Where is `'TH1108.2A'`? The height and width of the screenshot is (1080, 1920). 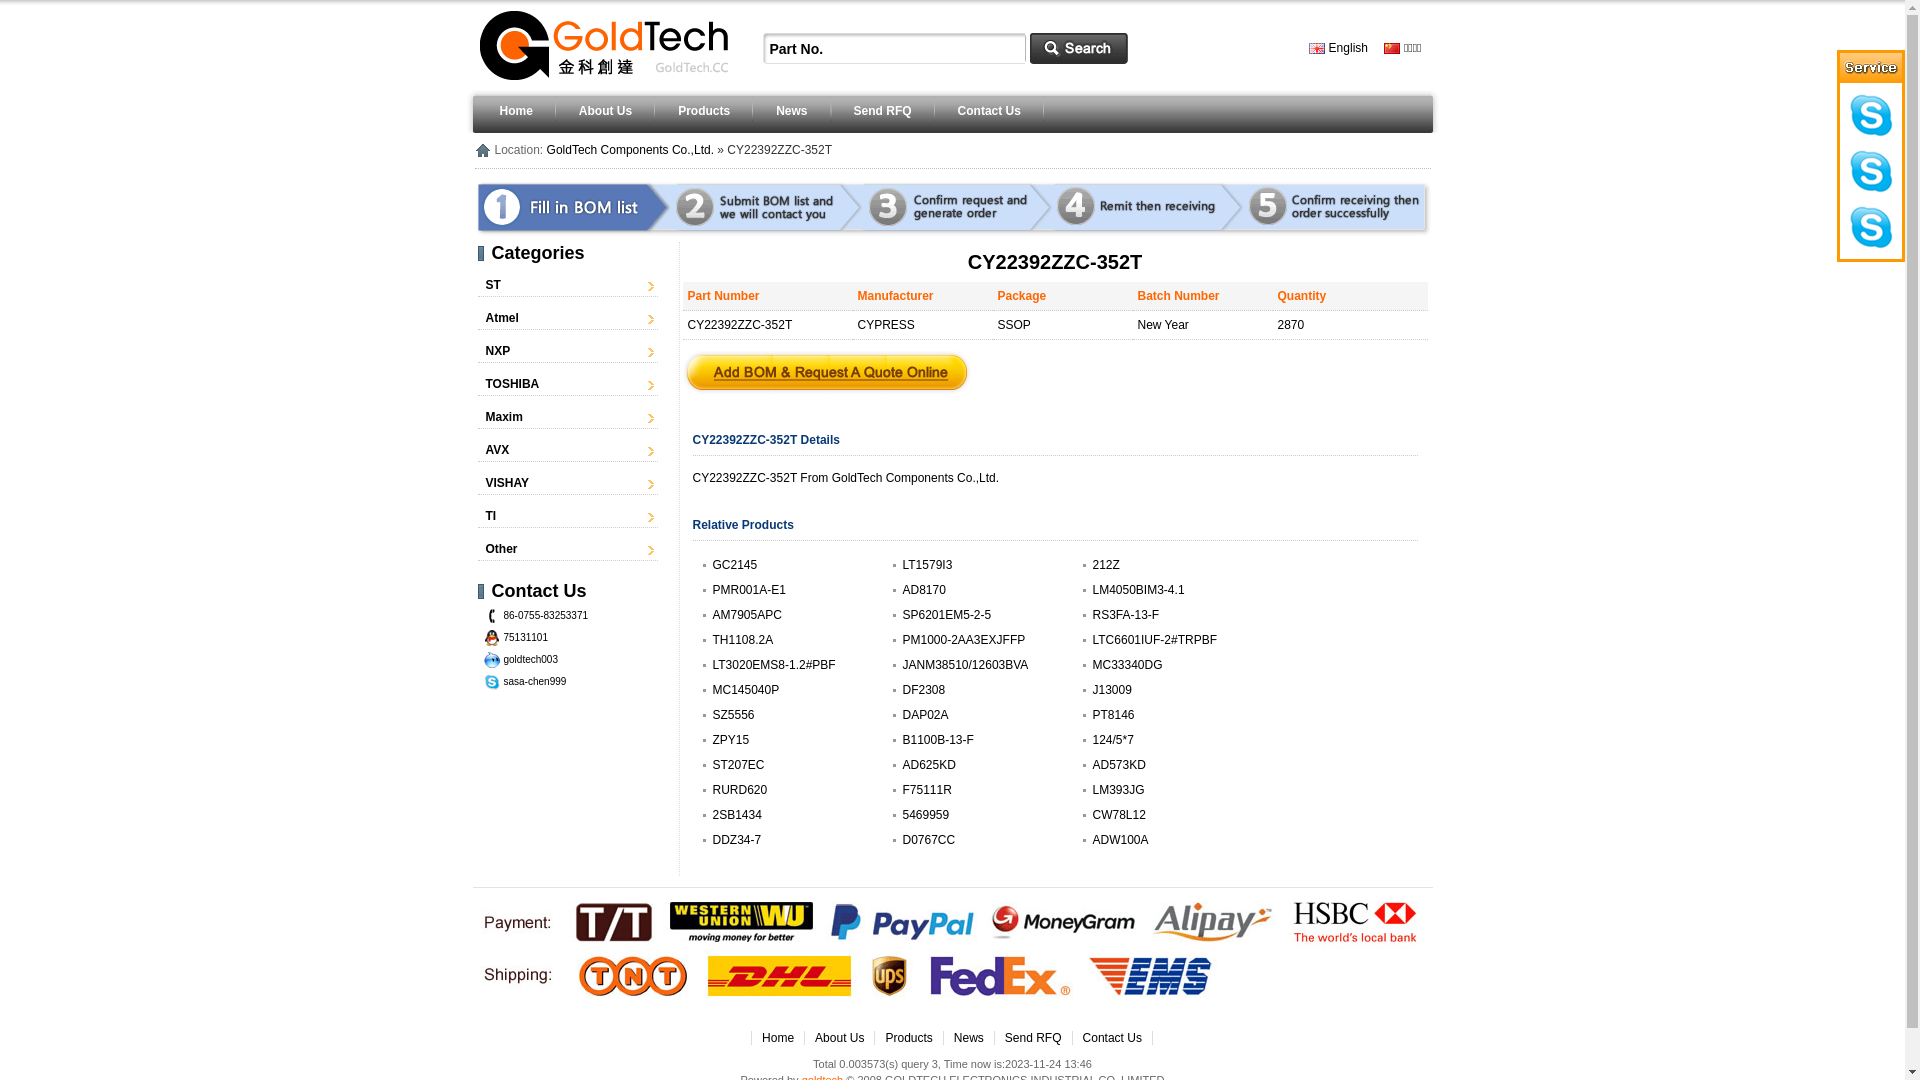
'TH1108.2A' is located at coordinates (741, 640).